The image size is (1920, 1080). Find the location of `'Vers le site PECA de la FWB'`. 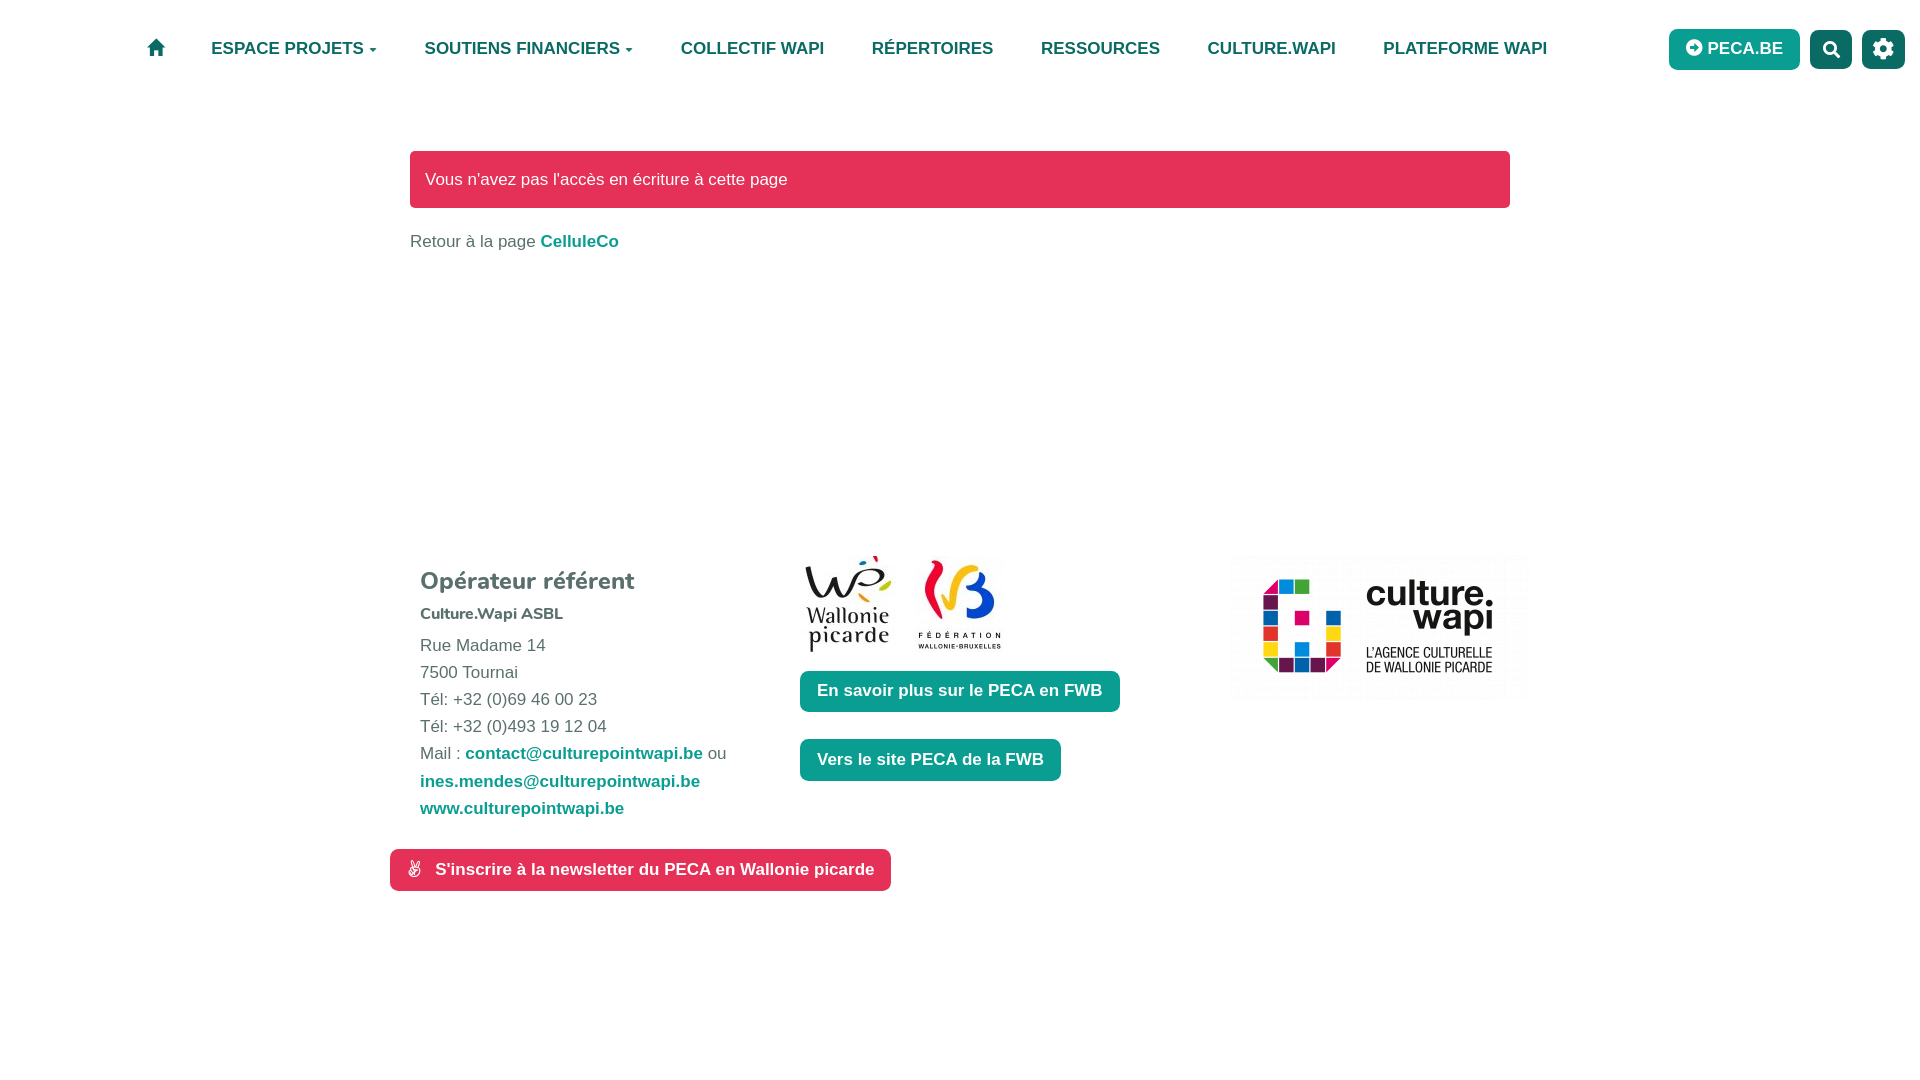

'Vers le site PECA de la FWB' is located at coordinates (800, 759).